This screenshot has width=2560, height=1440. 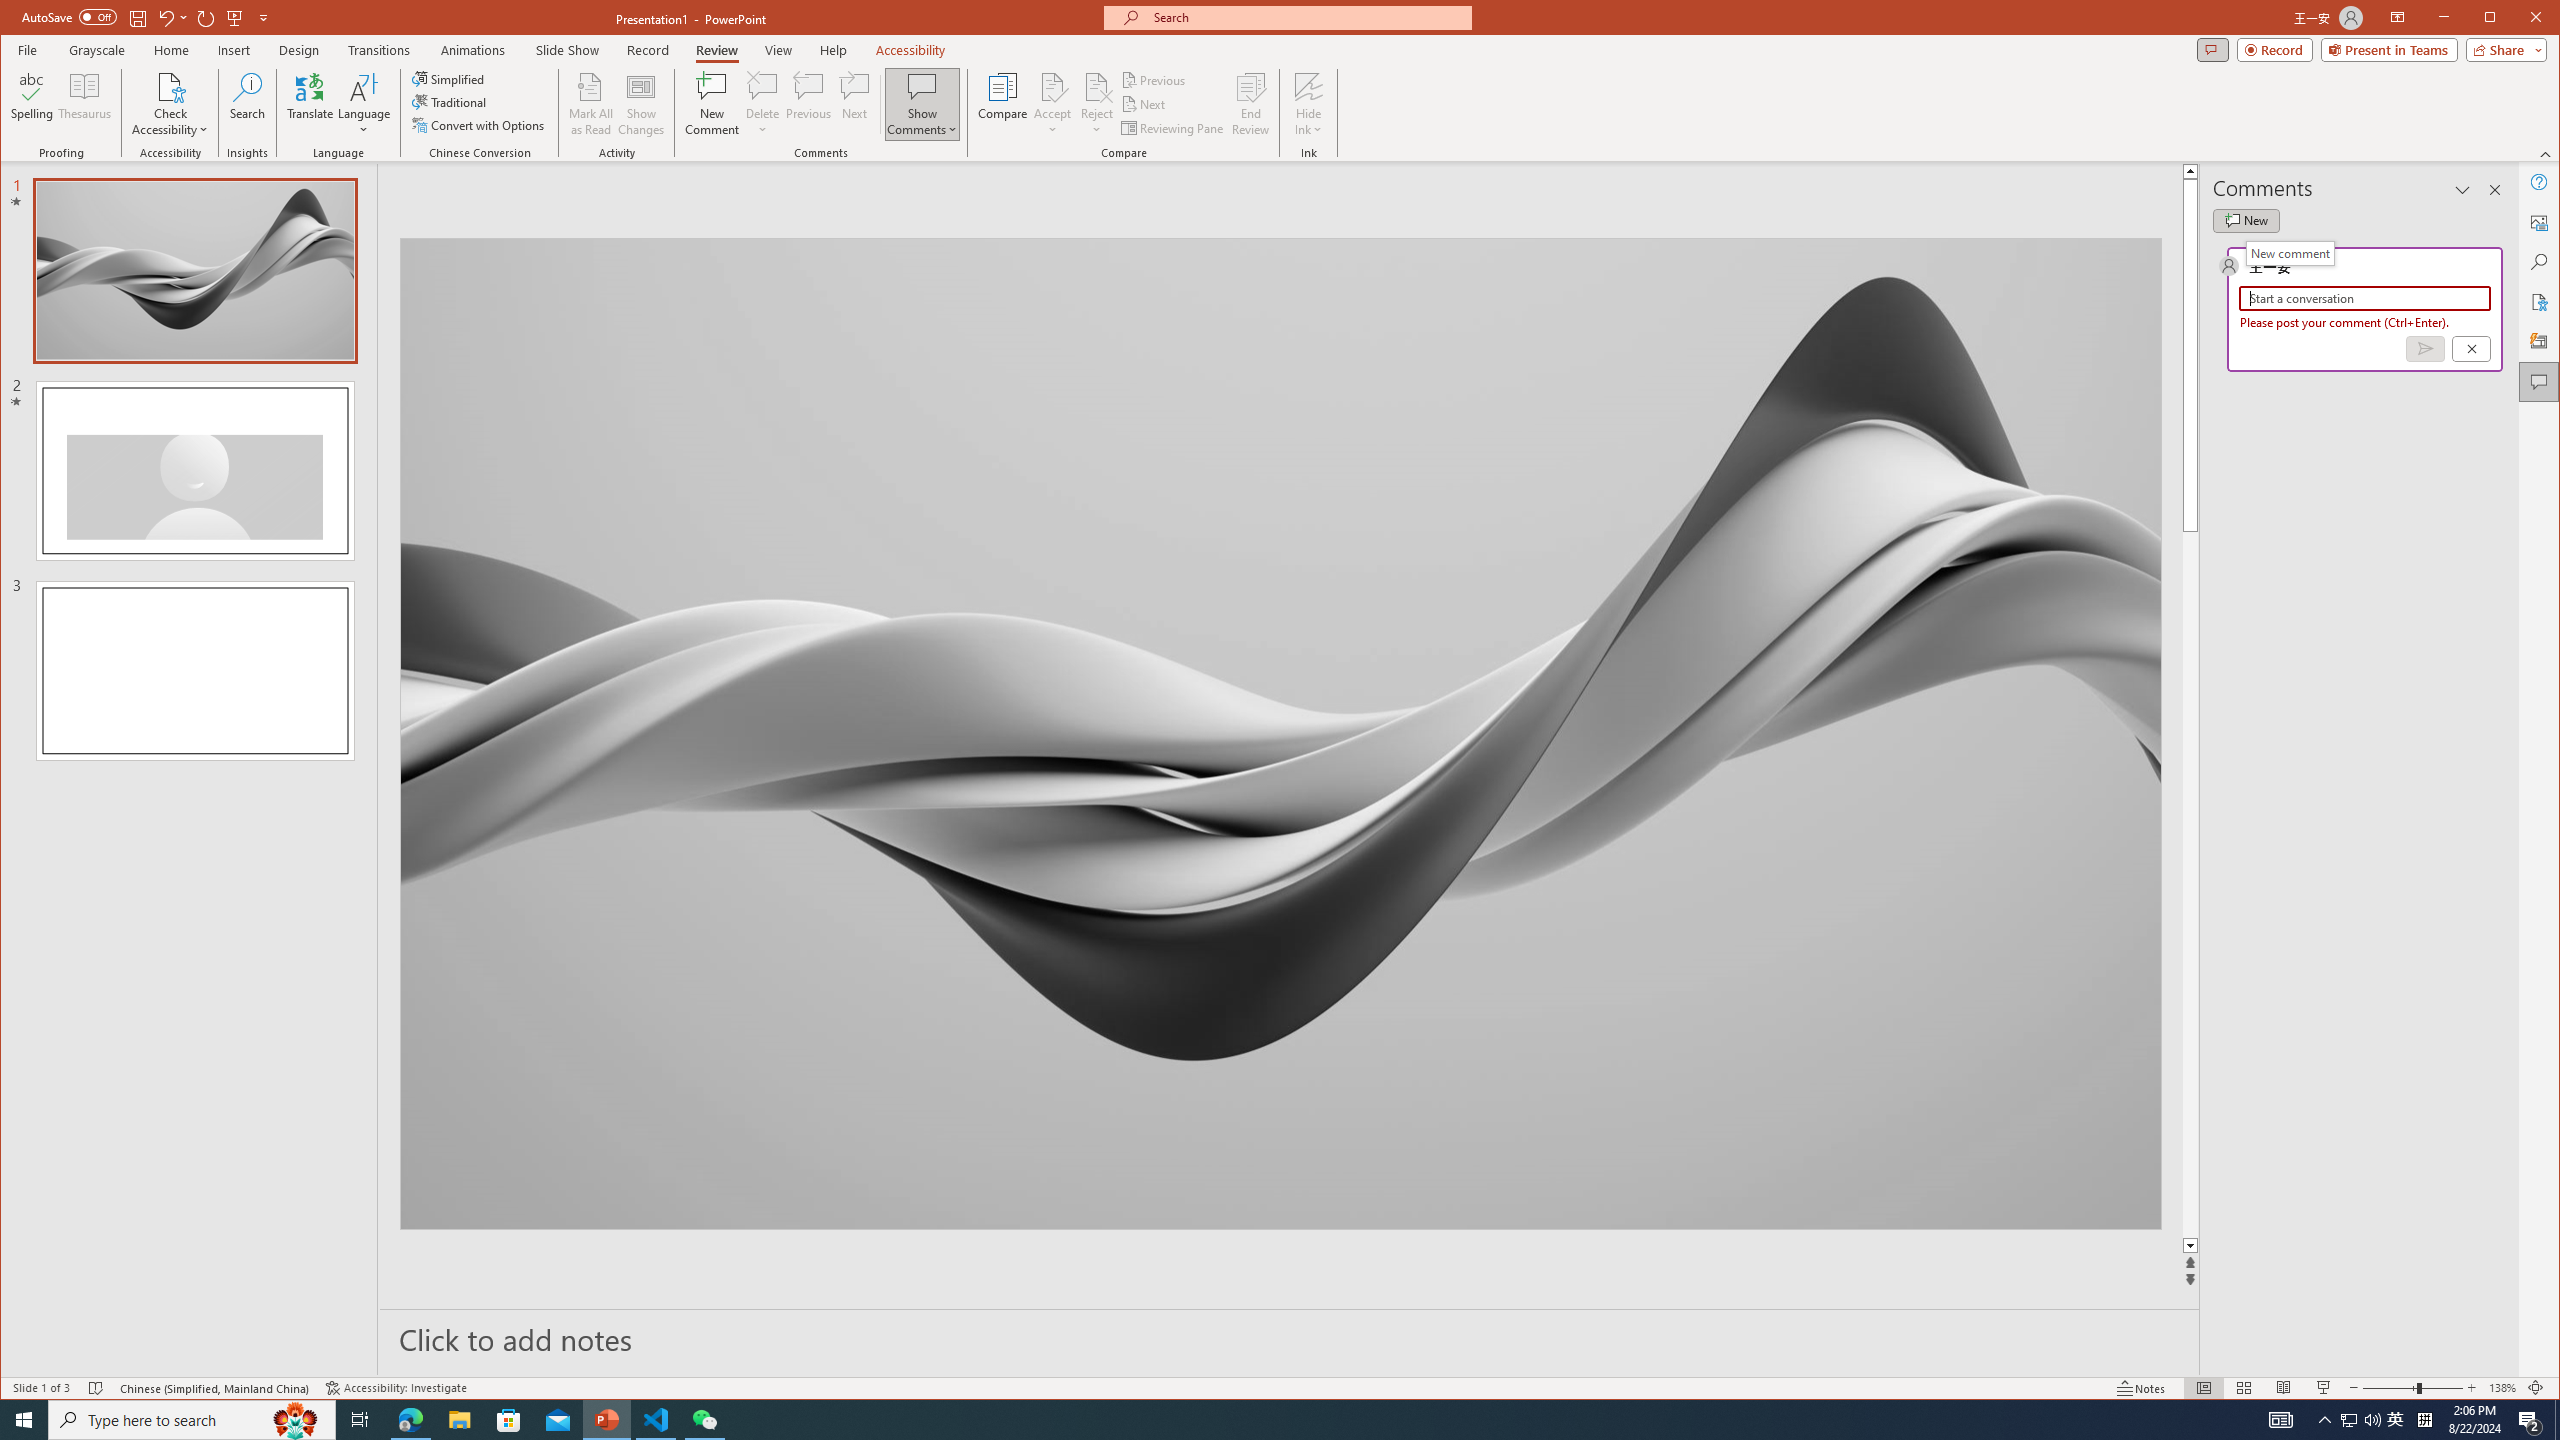 What do you see at coordinates (32, 103) in the screenshot?
I see `'Spelling...'` at bounding box center [32, 103].